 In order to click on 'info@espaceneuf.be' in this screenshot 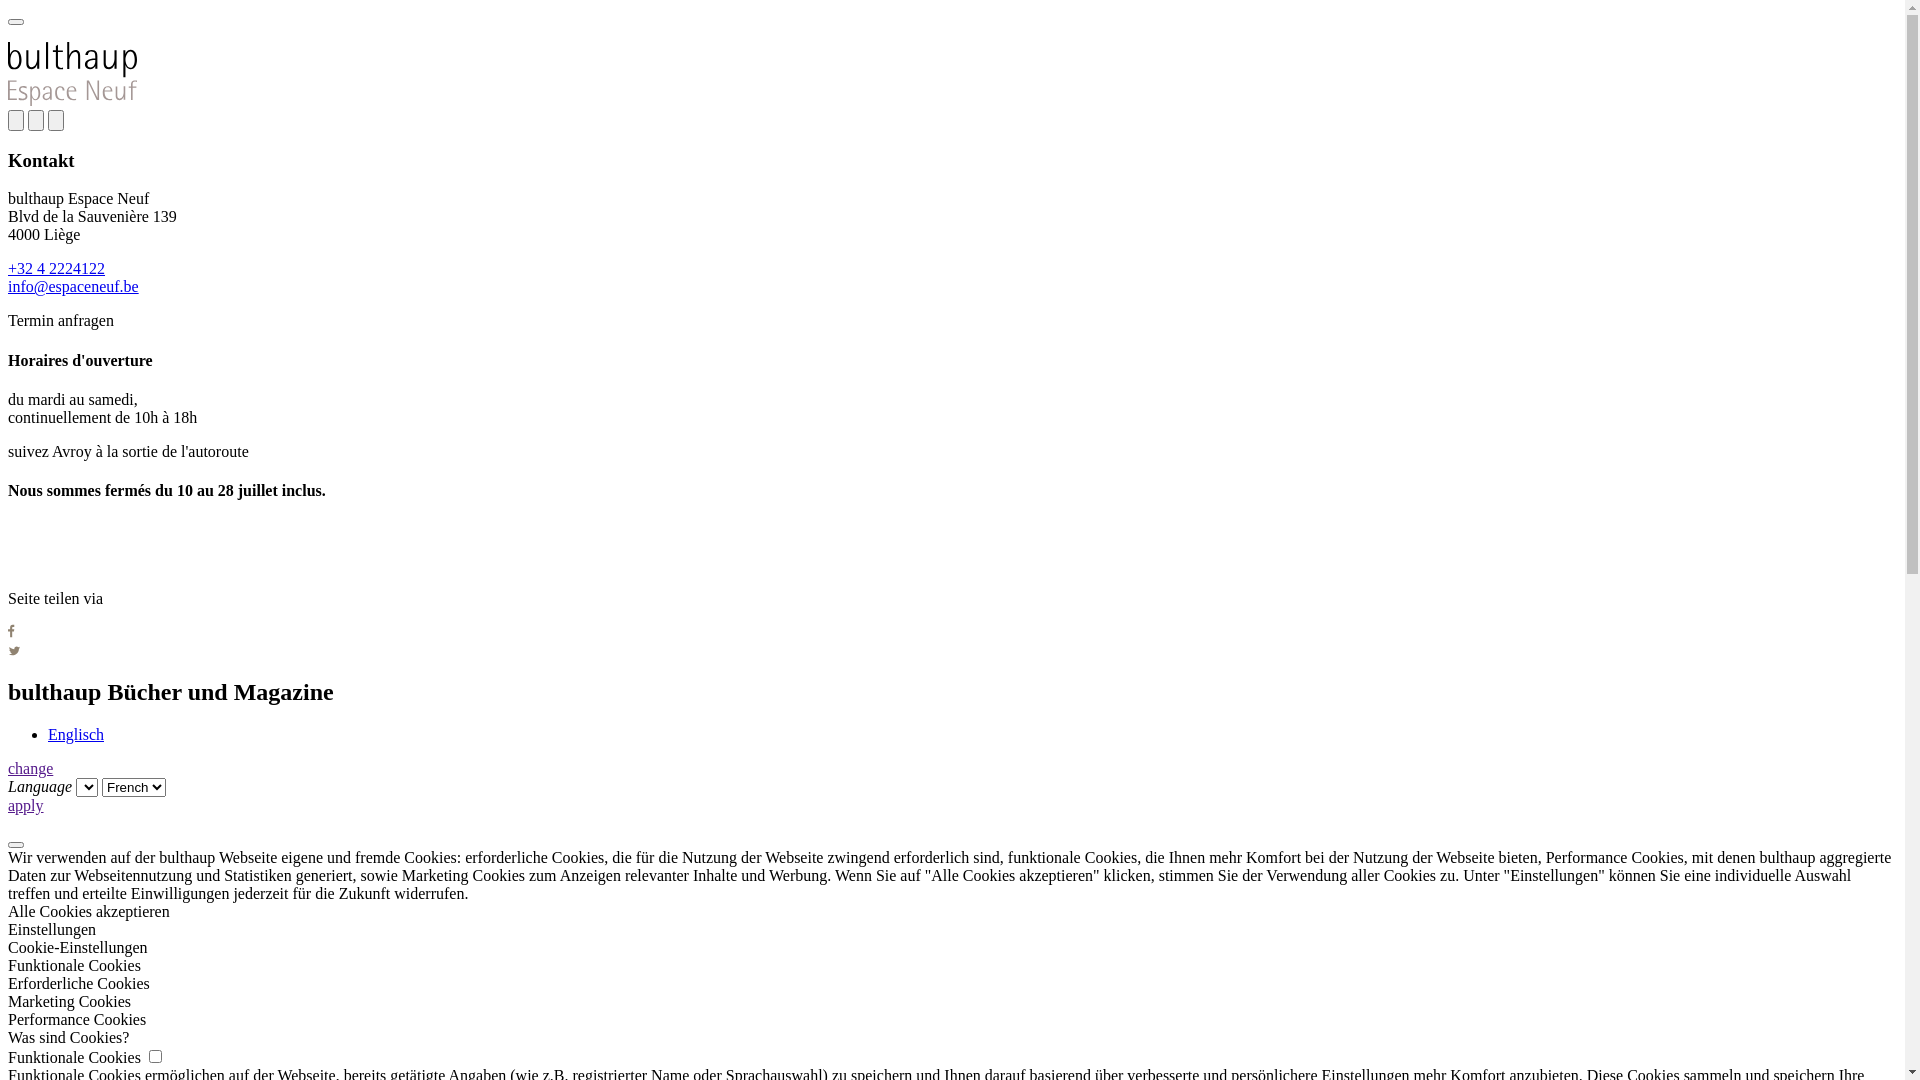, I will do `click(73, 286)`.